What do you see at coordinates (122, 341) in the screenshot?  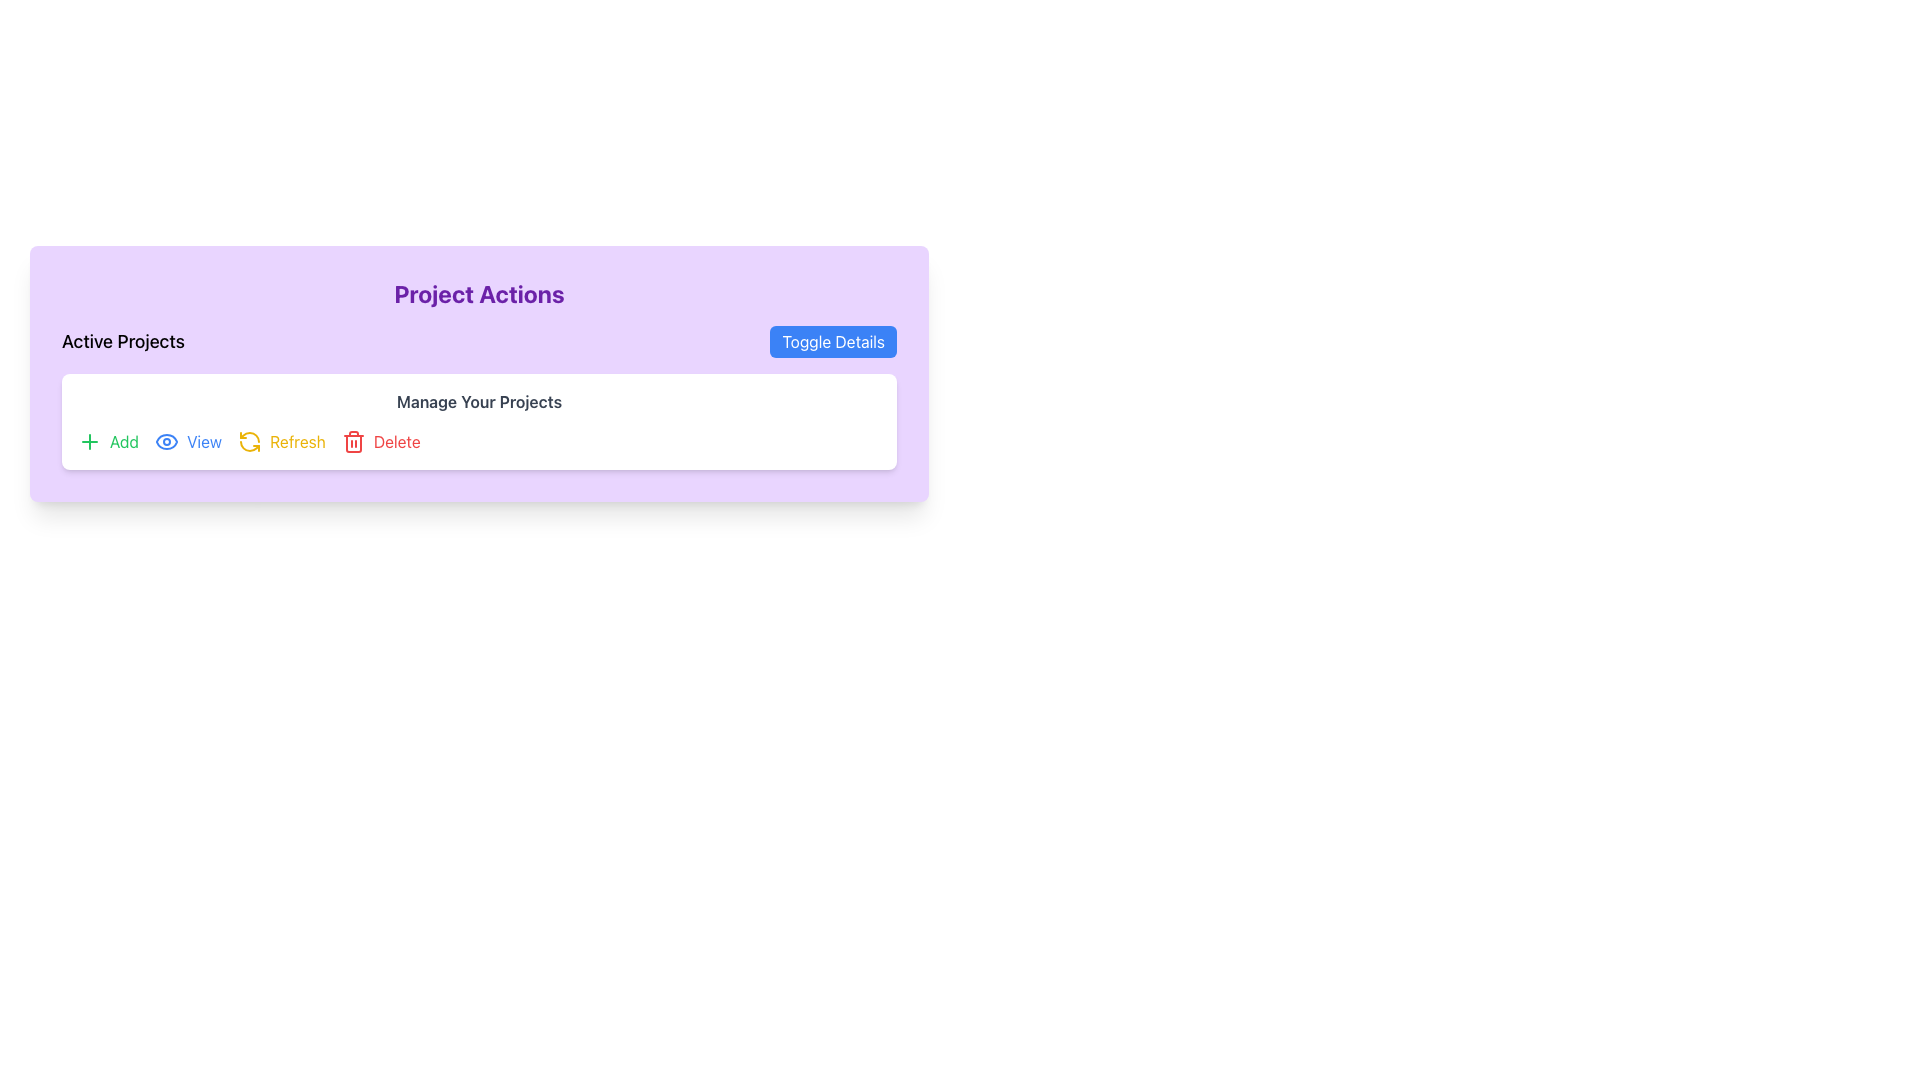 I see `the text label indicating currently active projects` at bounding box center [122, 341].